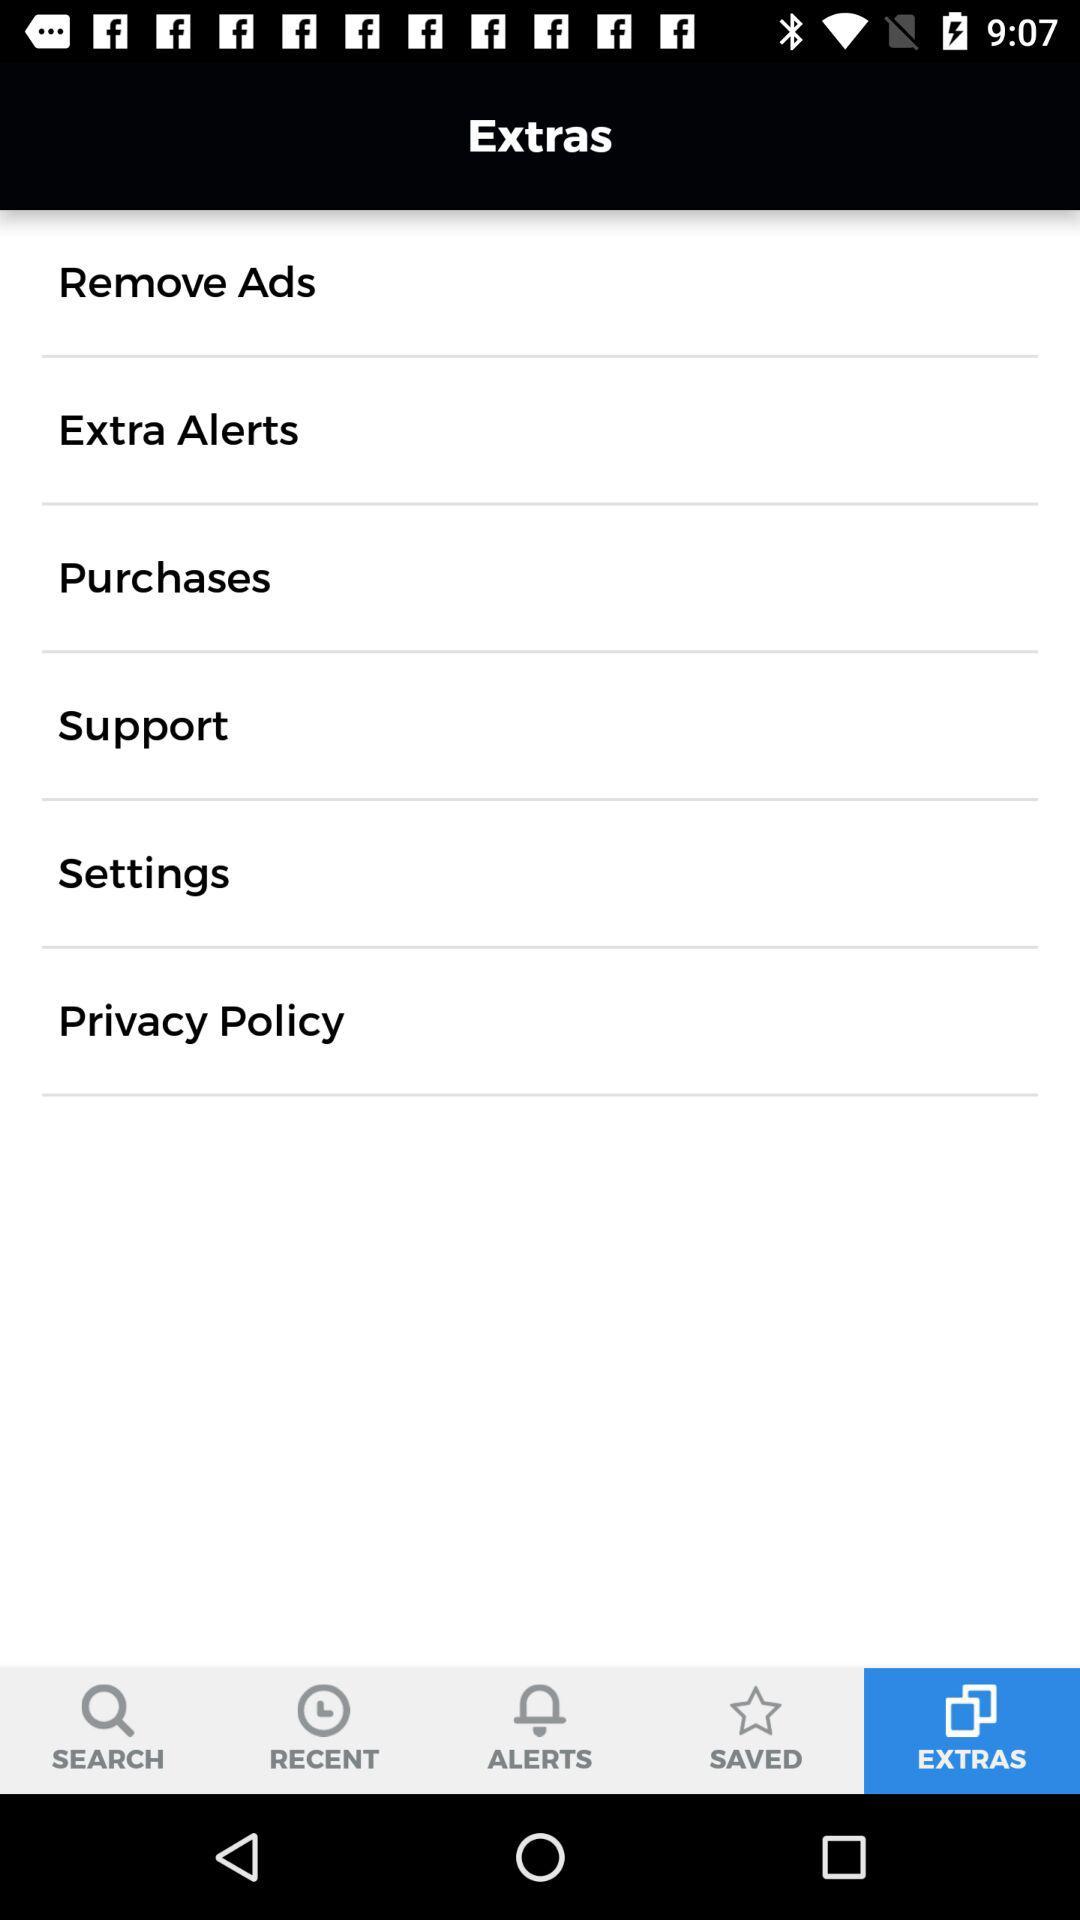 The width and height of the screenshot is (1080, 1920). What do you see at coordinates (186, 281) in the screenshot?
I see `the remove ads icon` at bounding box center [186, 281].